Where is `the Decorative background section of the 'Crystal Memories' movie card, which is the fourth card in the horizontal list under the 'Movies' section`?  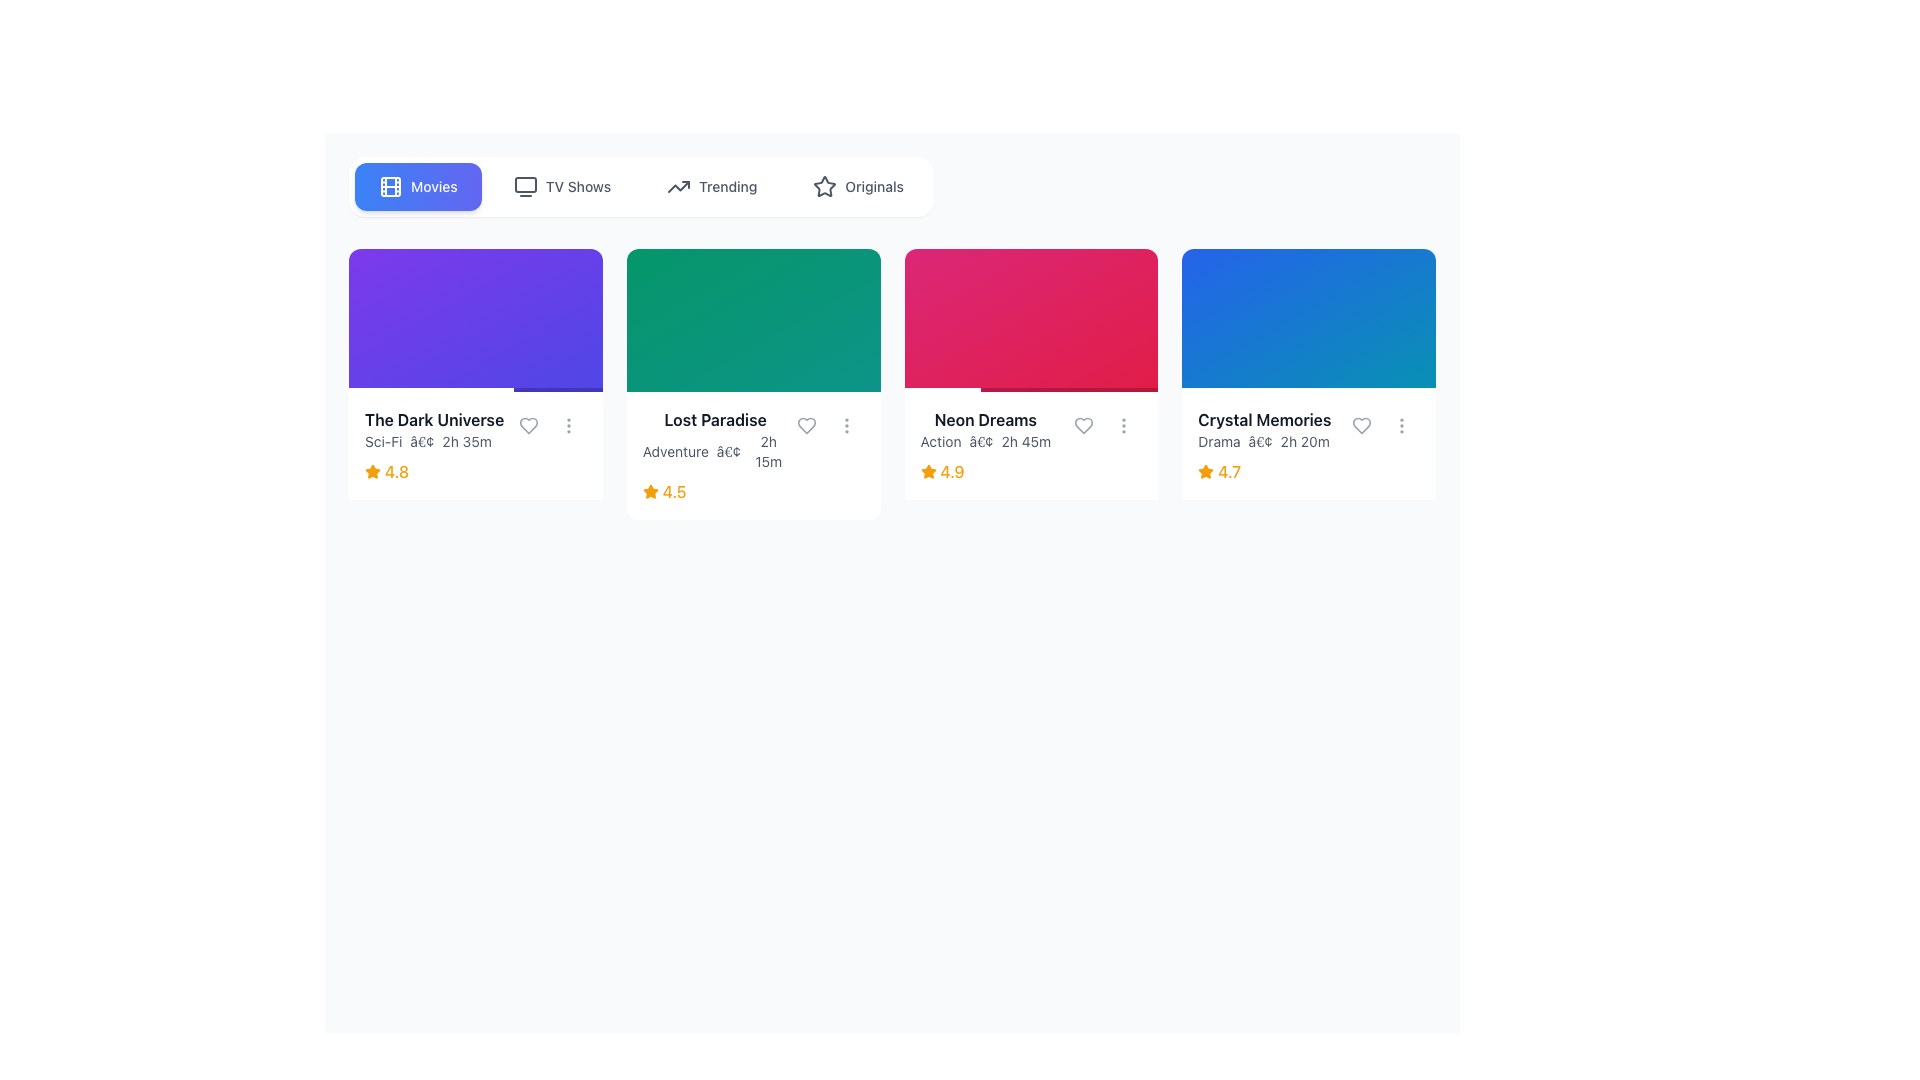 the Decorative background section of the 'Crystal Memories' movie card, which is the fourth card in the horizontal list under the 'Movies' section is located at coordinates (1309, 319).